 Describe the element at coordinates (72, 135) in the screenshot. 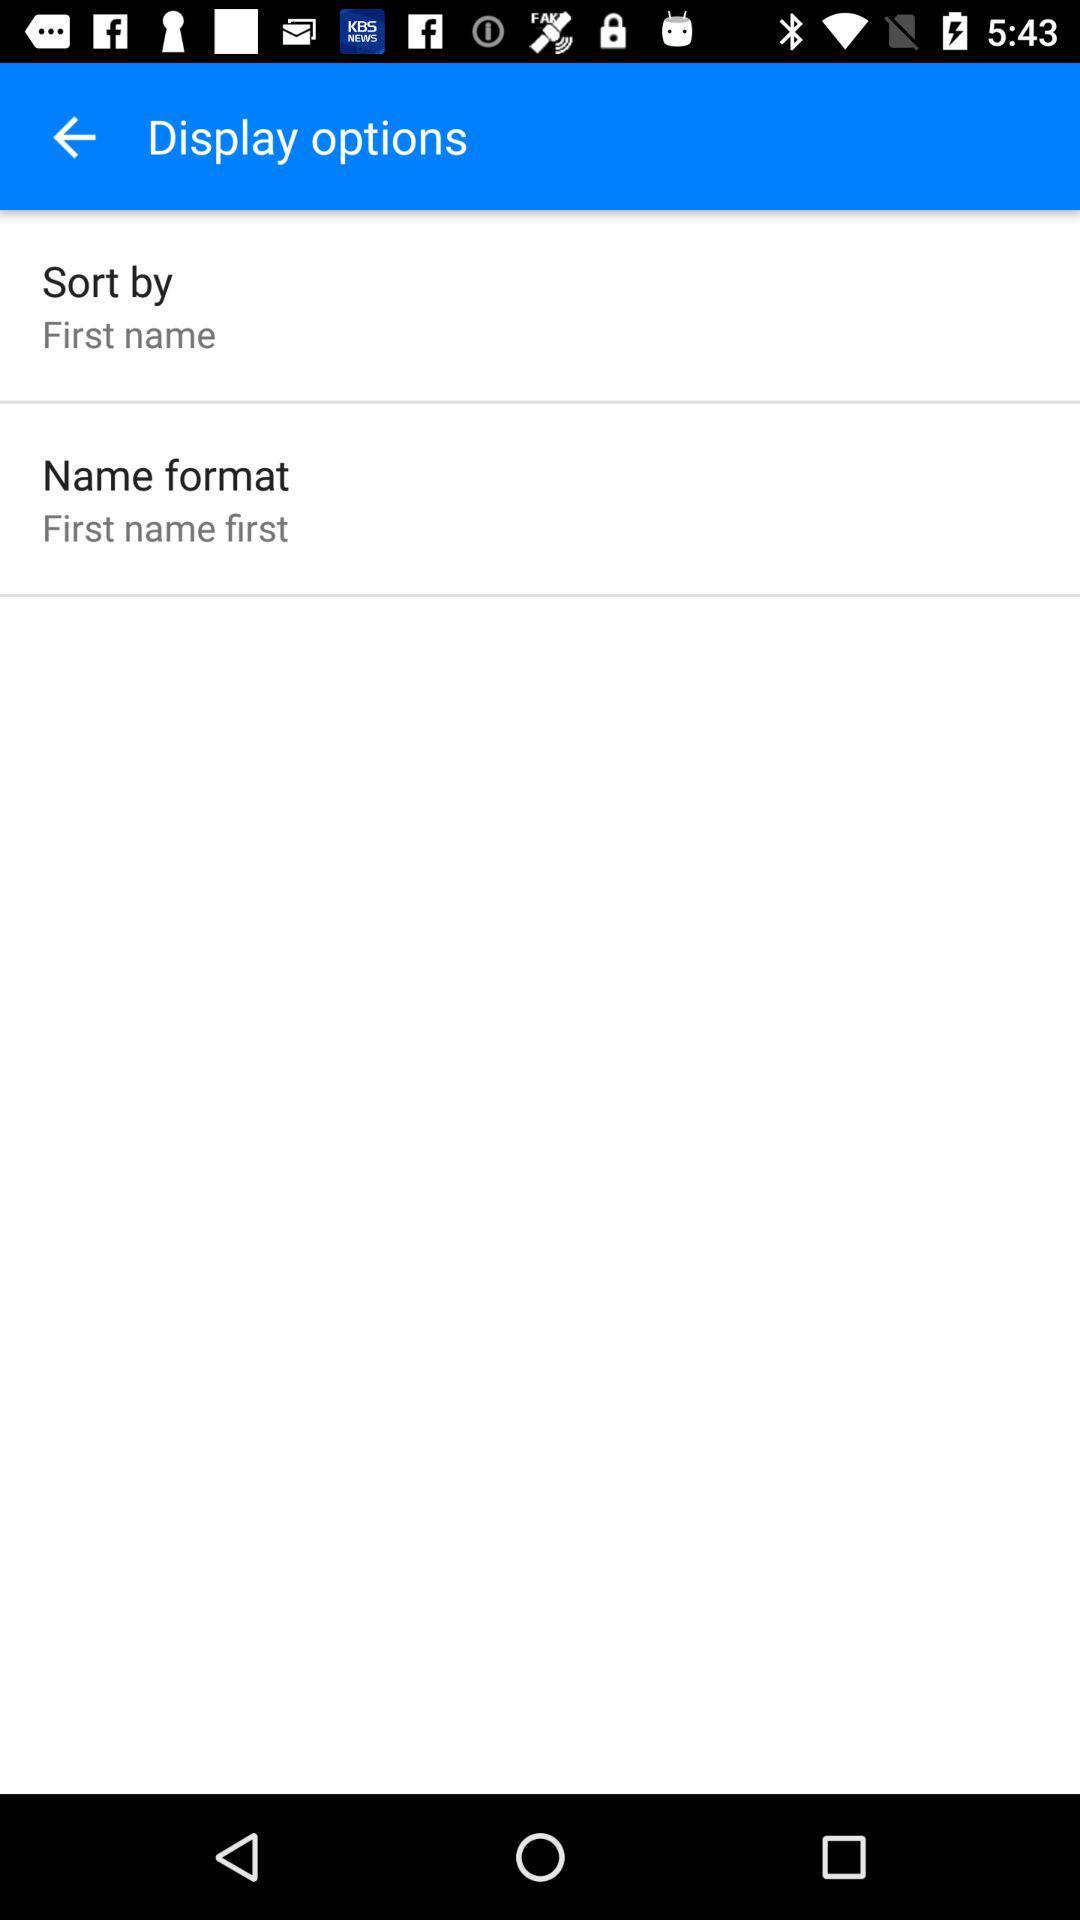

I see `item above sort by item` at that location.